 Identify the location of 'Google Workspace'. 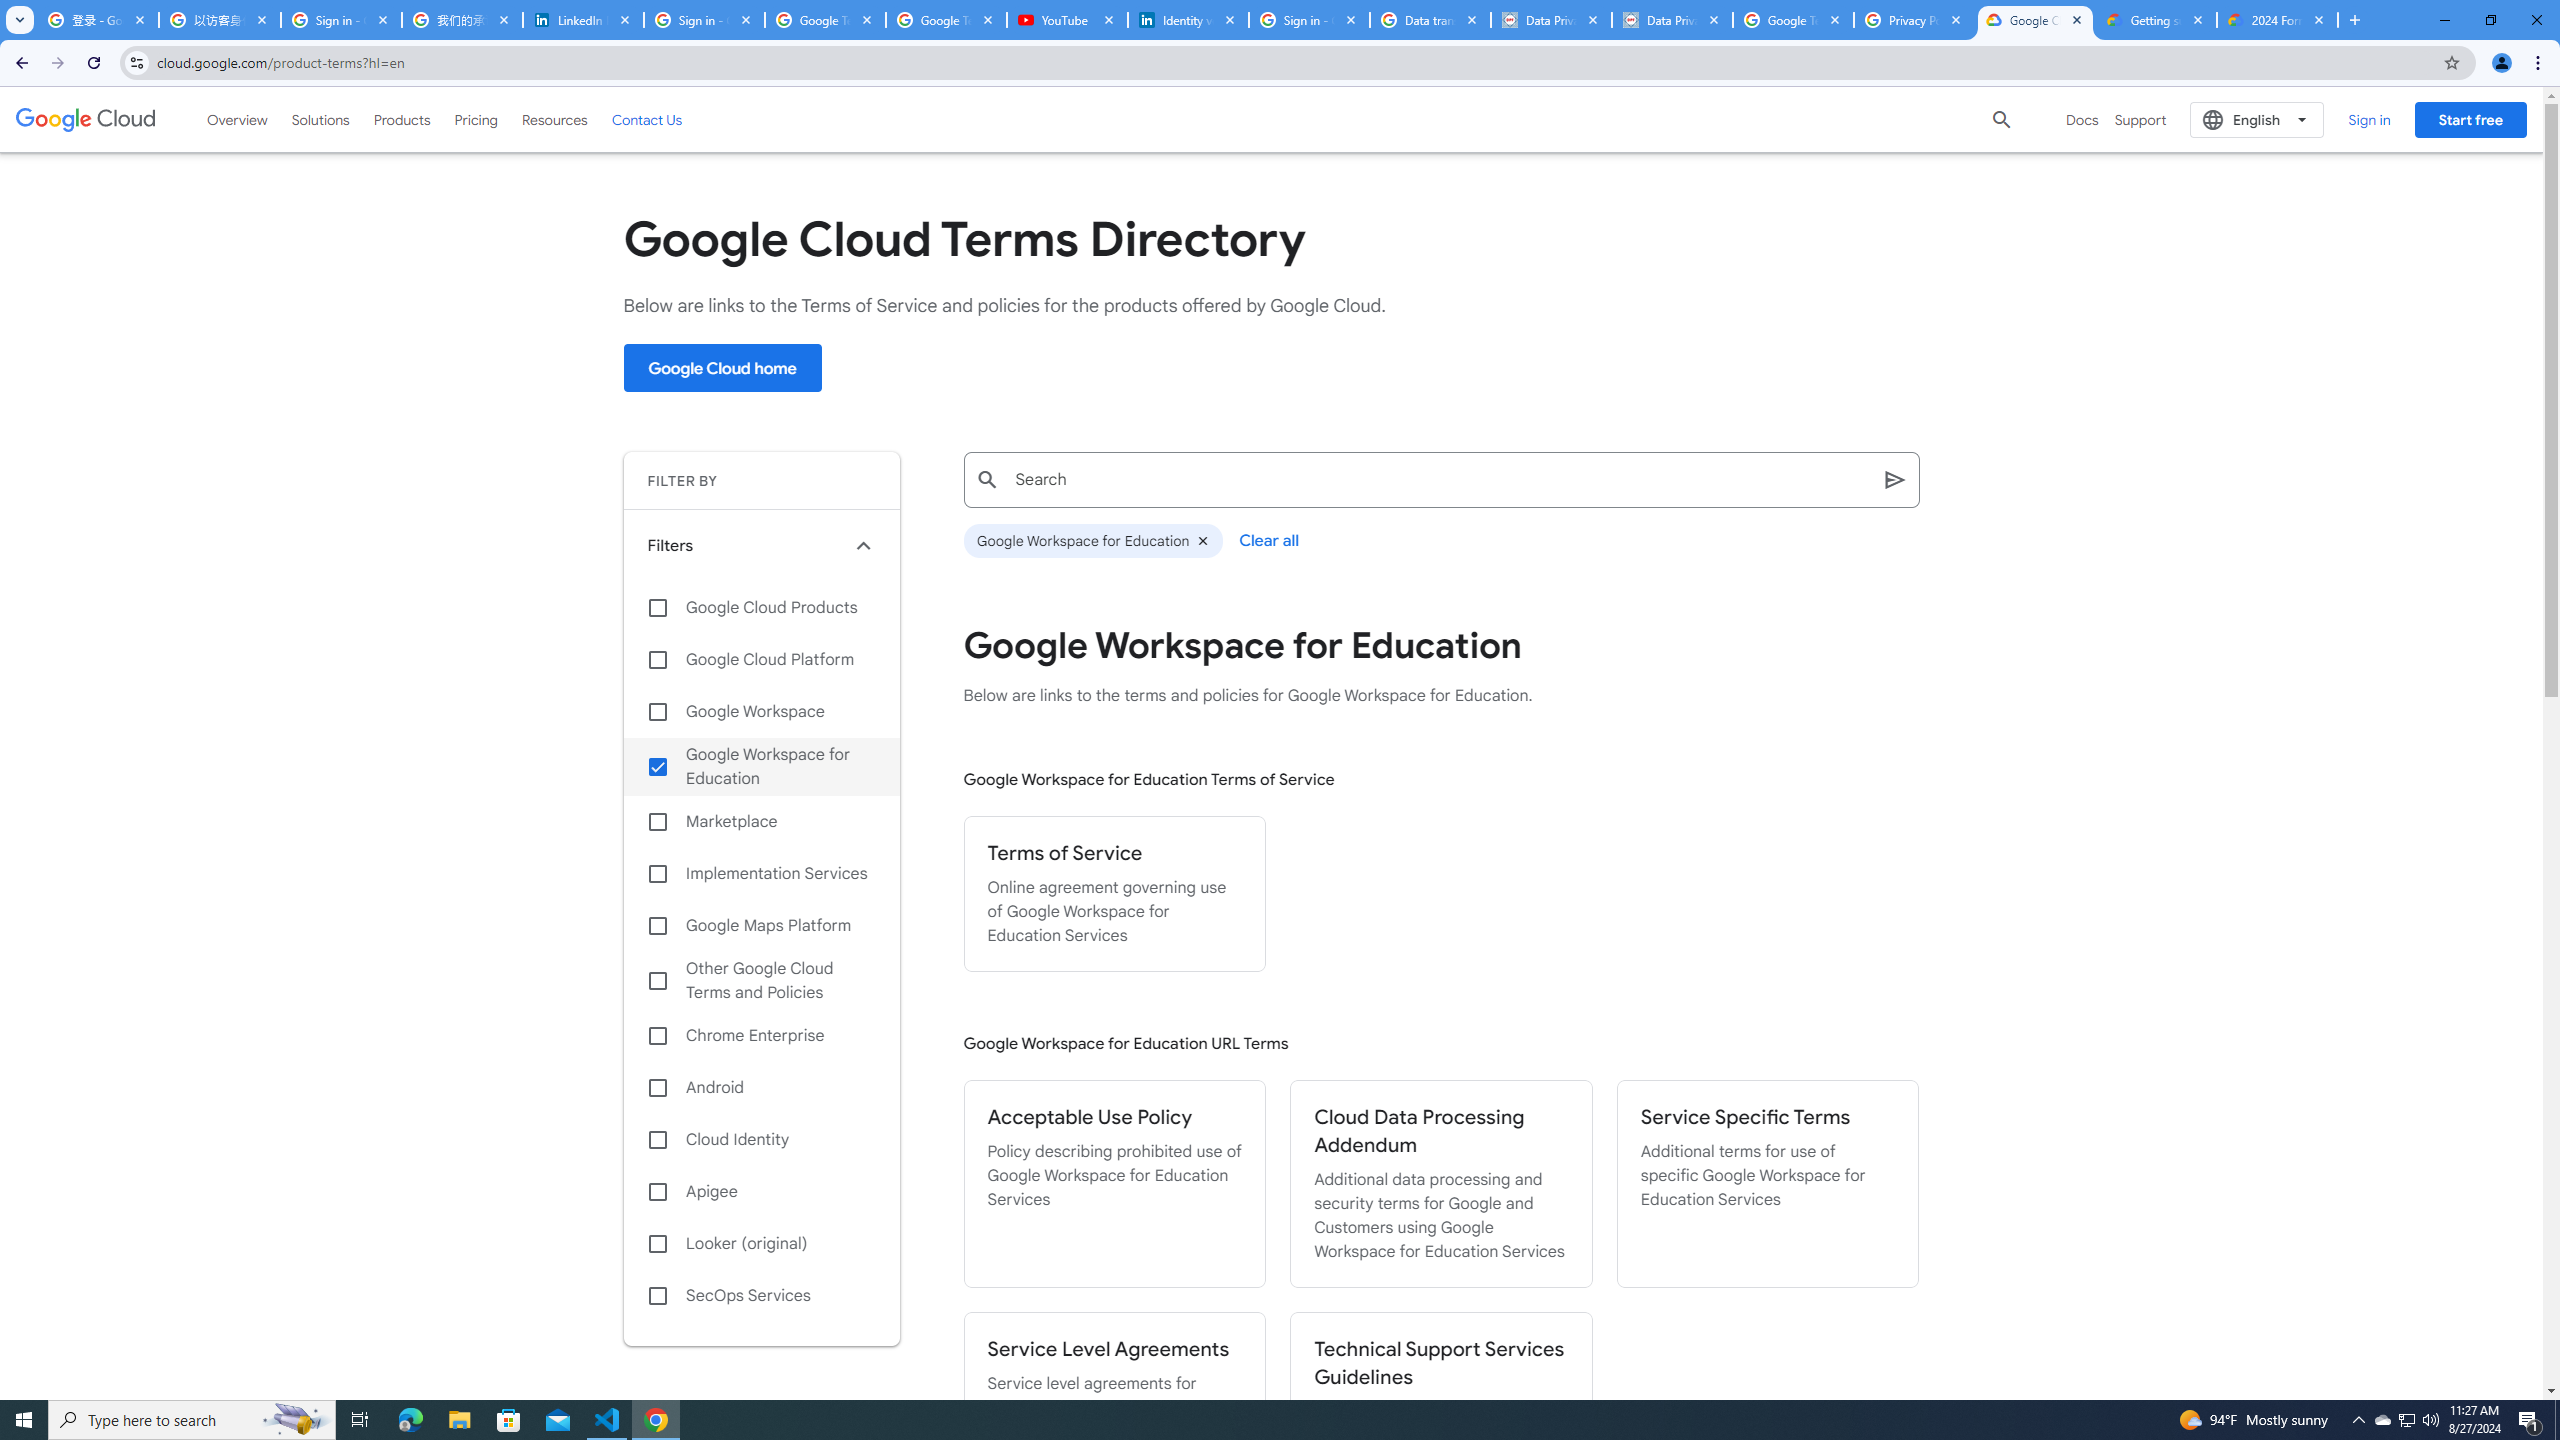
(761, 711).